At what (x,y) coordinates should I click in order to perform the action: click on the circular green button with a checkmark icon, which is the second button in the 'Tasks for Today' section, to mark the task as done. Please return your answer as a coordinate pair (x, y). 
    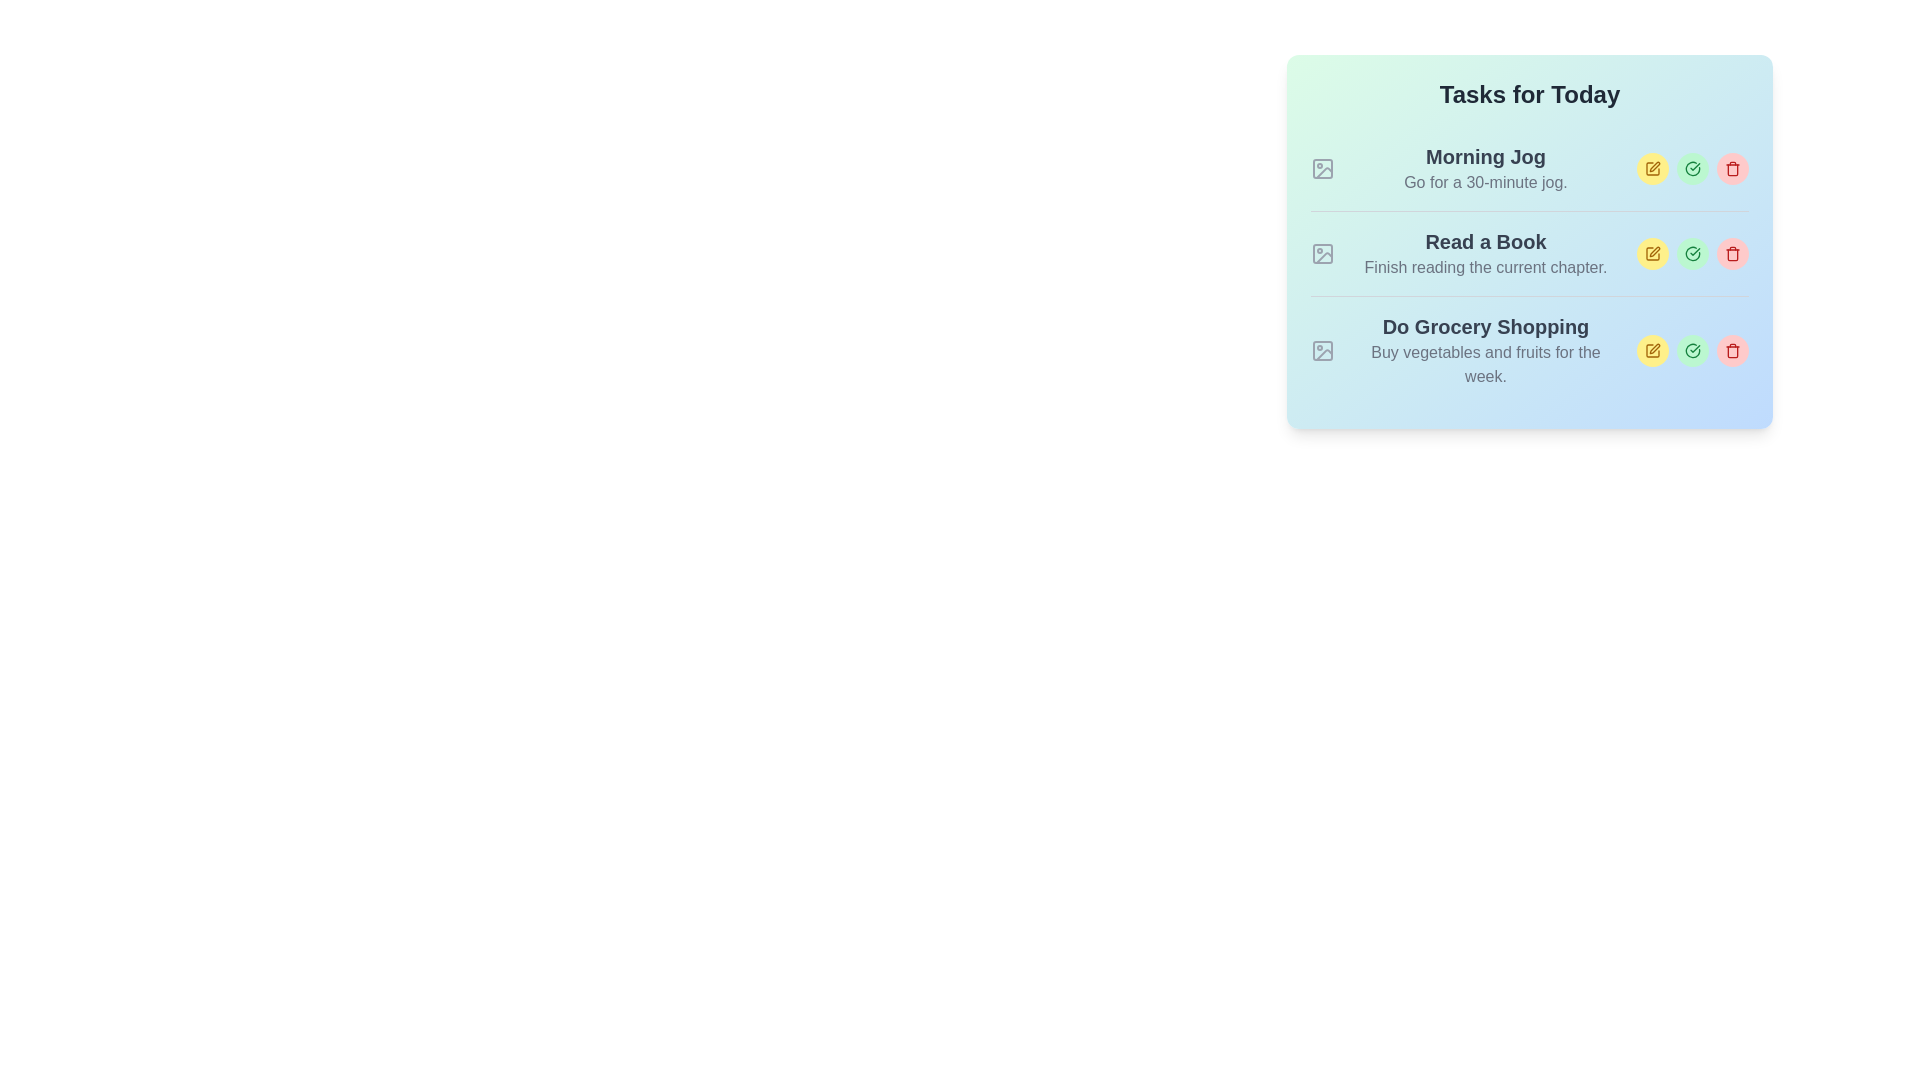
    Looking at the image, I should click on (1692, 168).